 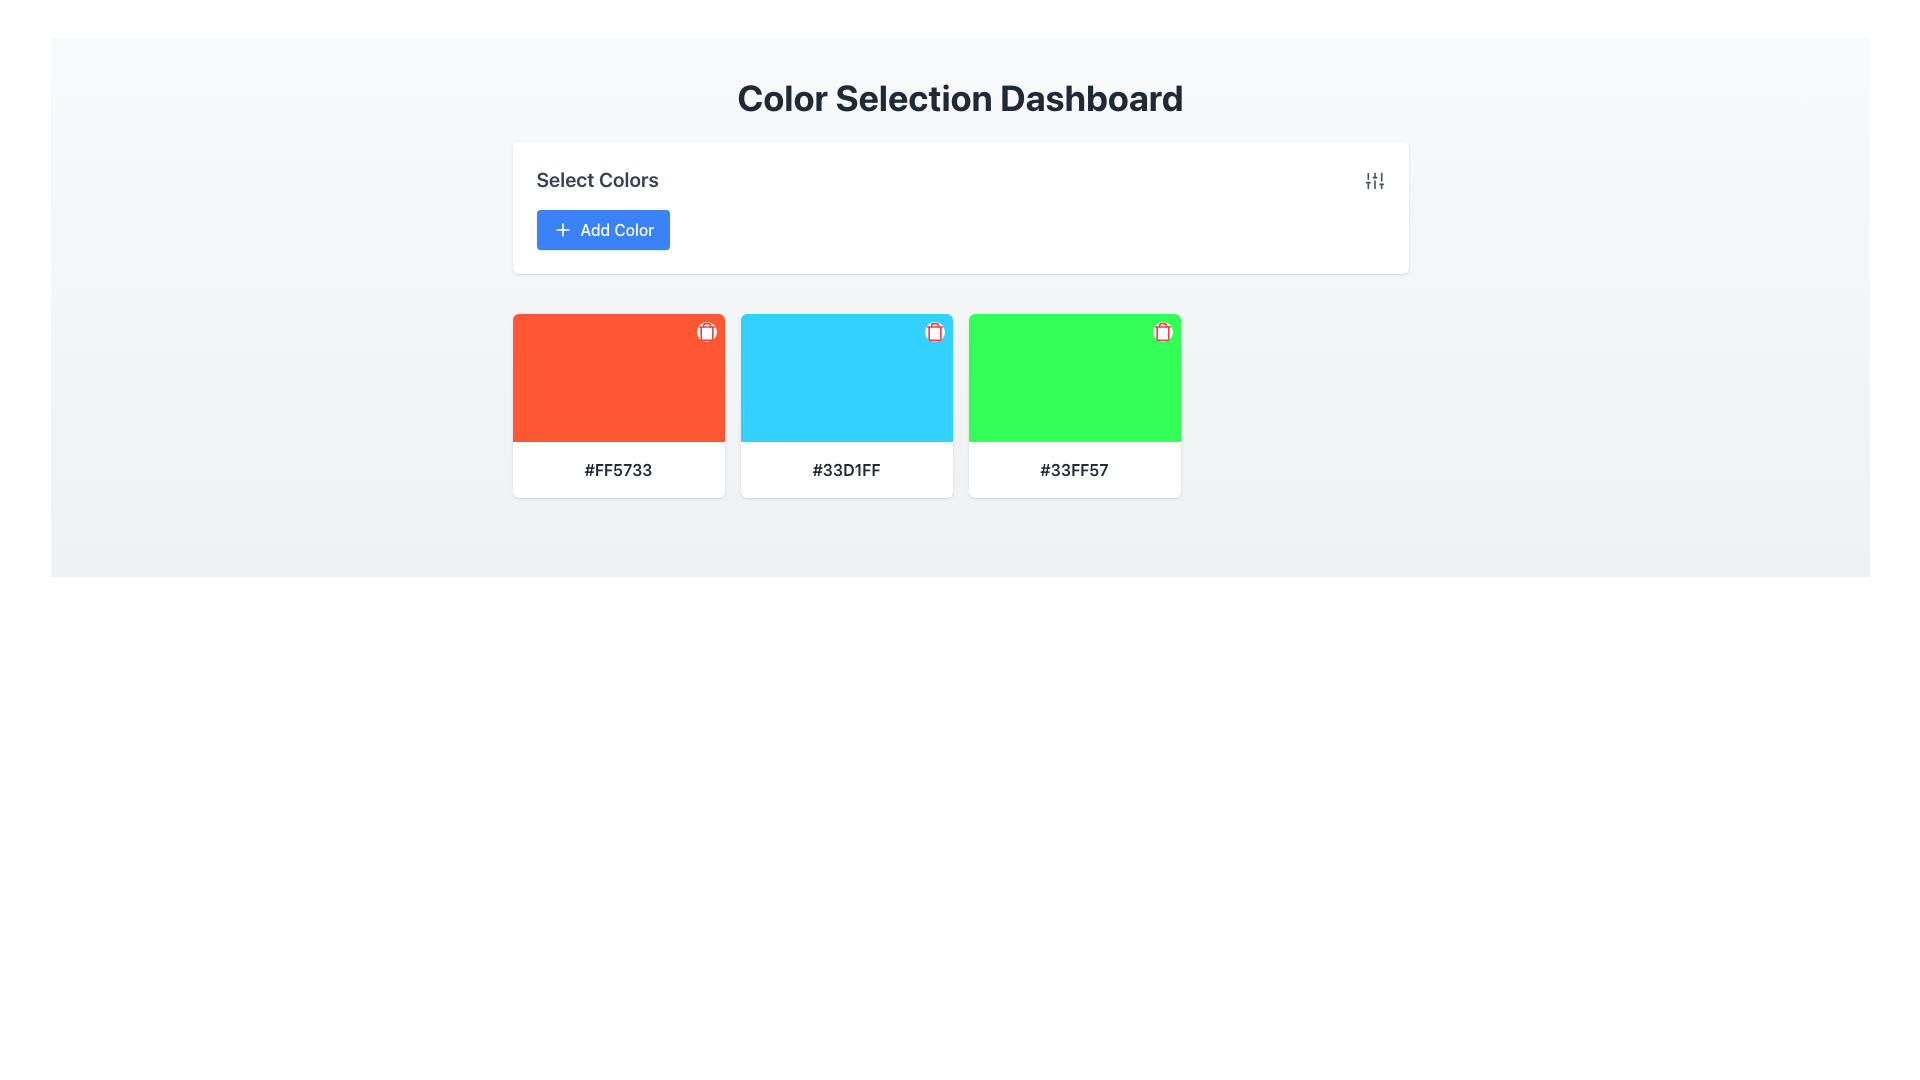 What do you see at coordinates (706, 330) in the screenshot?
I see `the delete button located at the top-right corner of the card with color '#FF5733'` at bounding box center [706, 330].